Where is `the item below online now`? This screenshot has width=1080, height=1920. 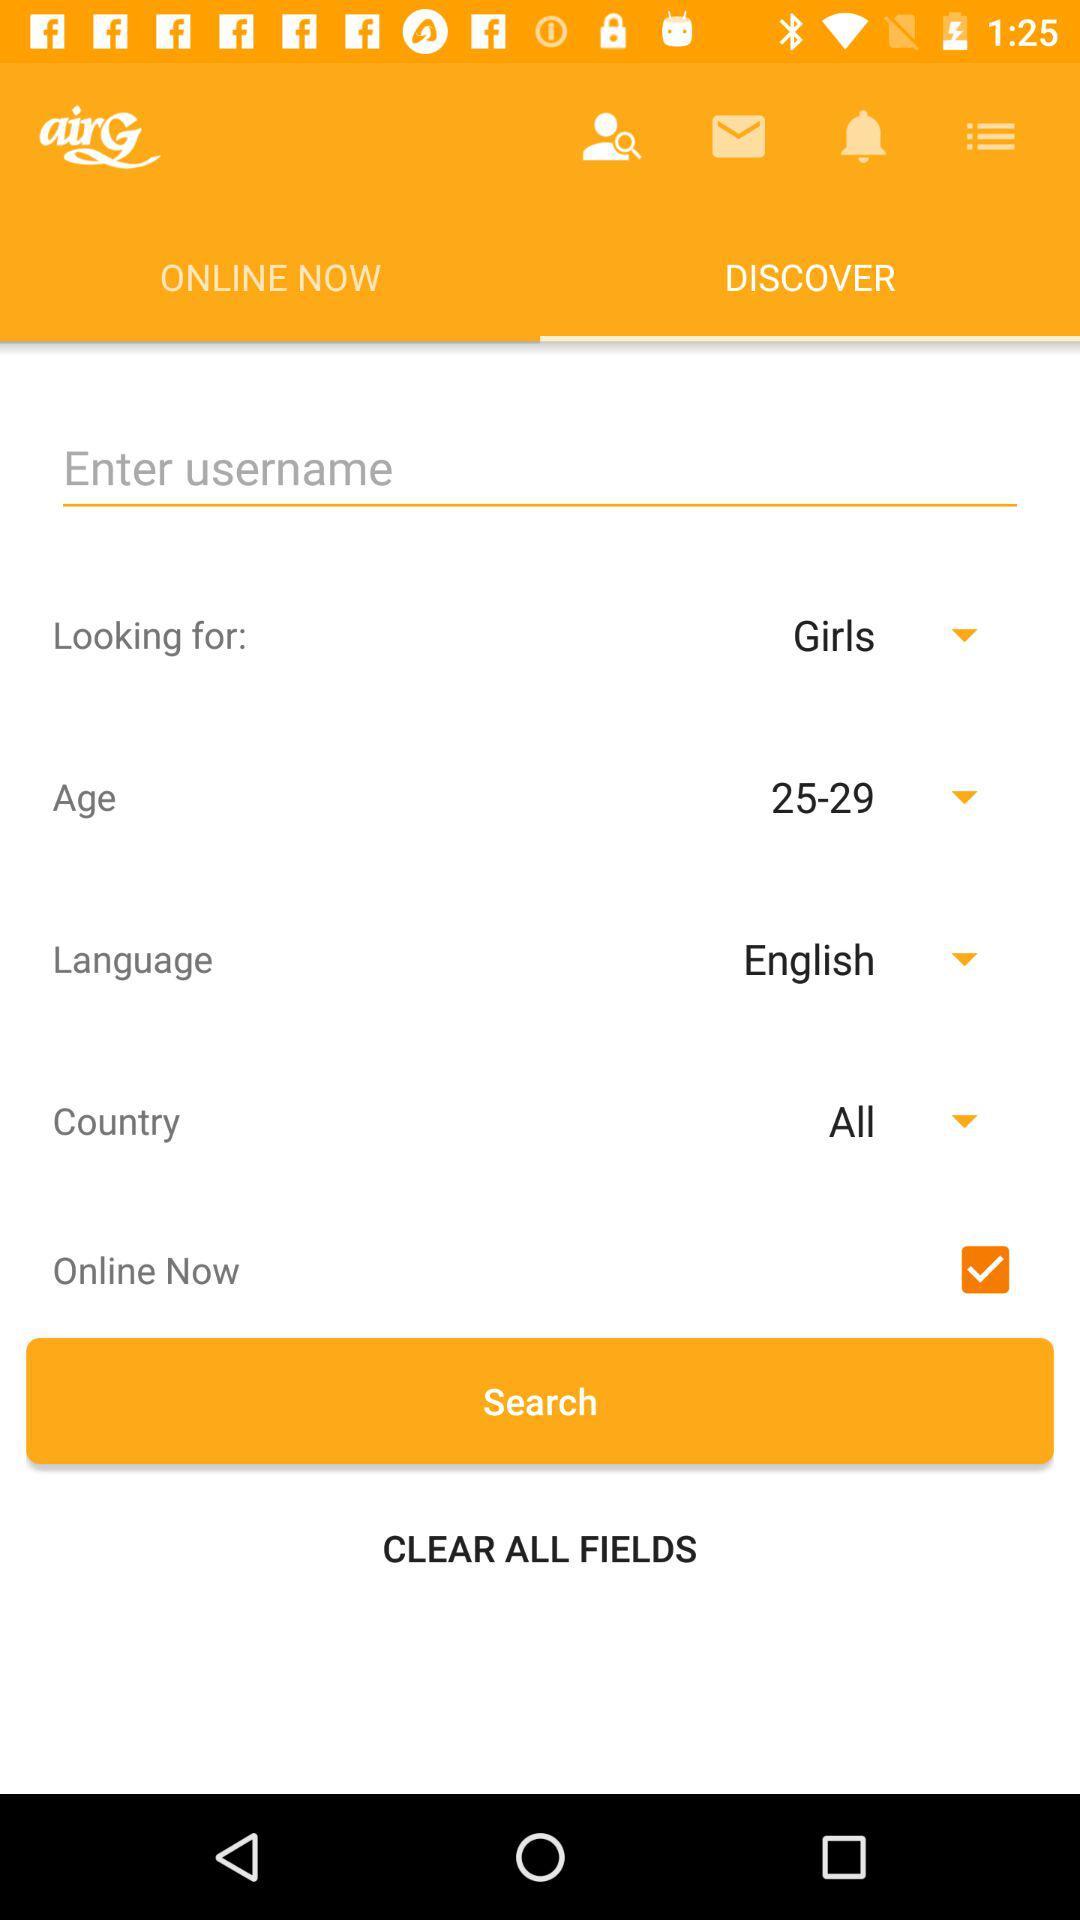
the item below online now is located at coordinates (540, 467).